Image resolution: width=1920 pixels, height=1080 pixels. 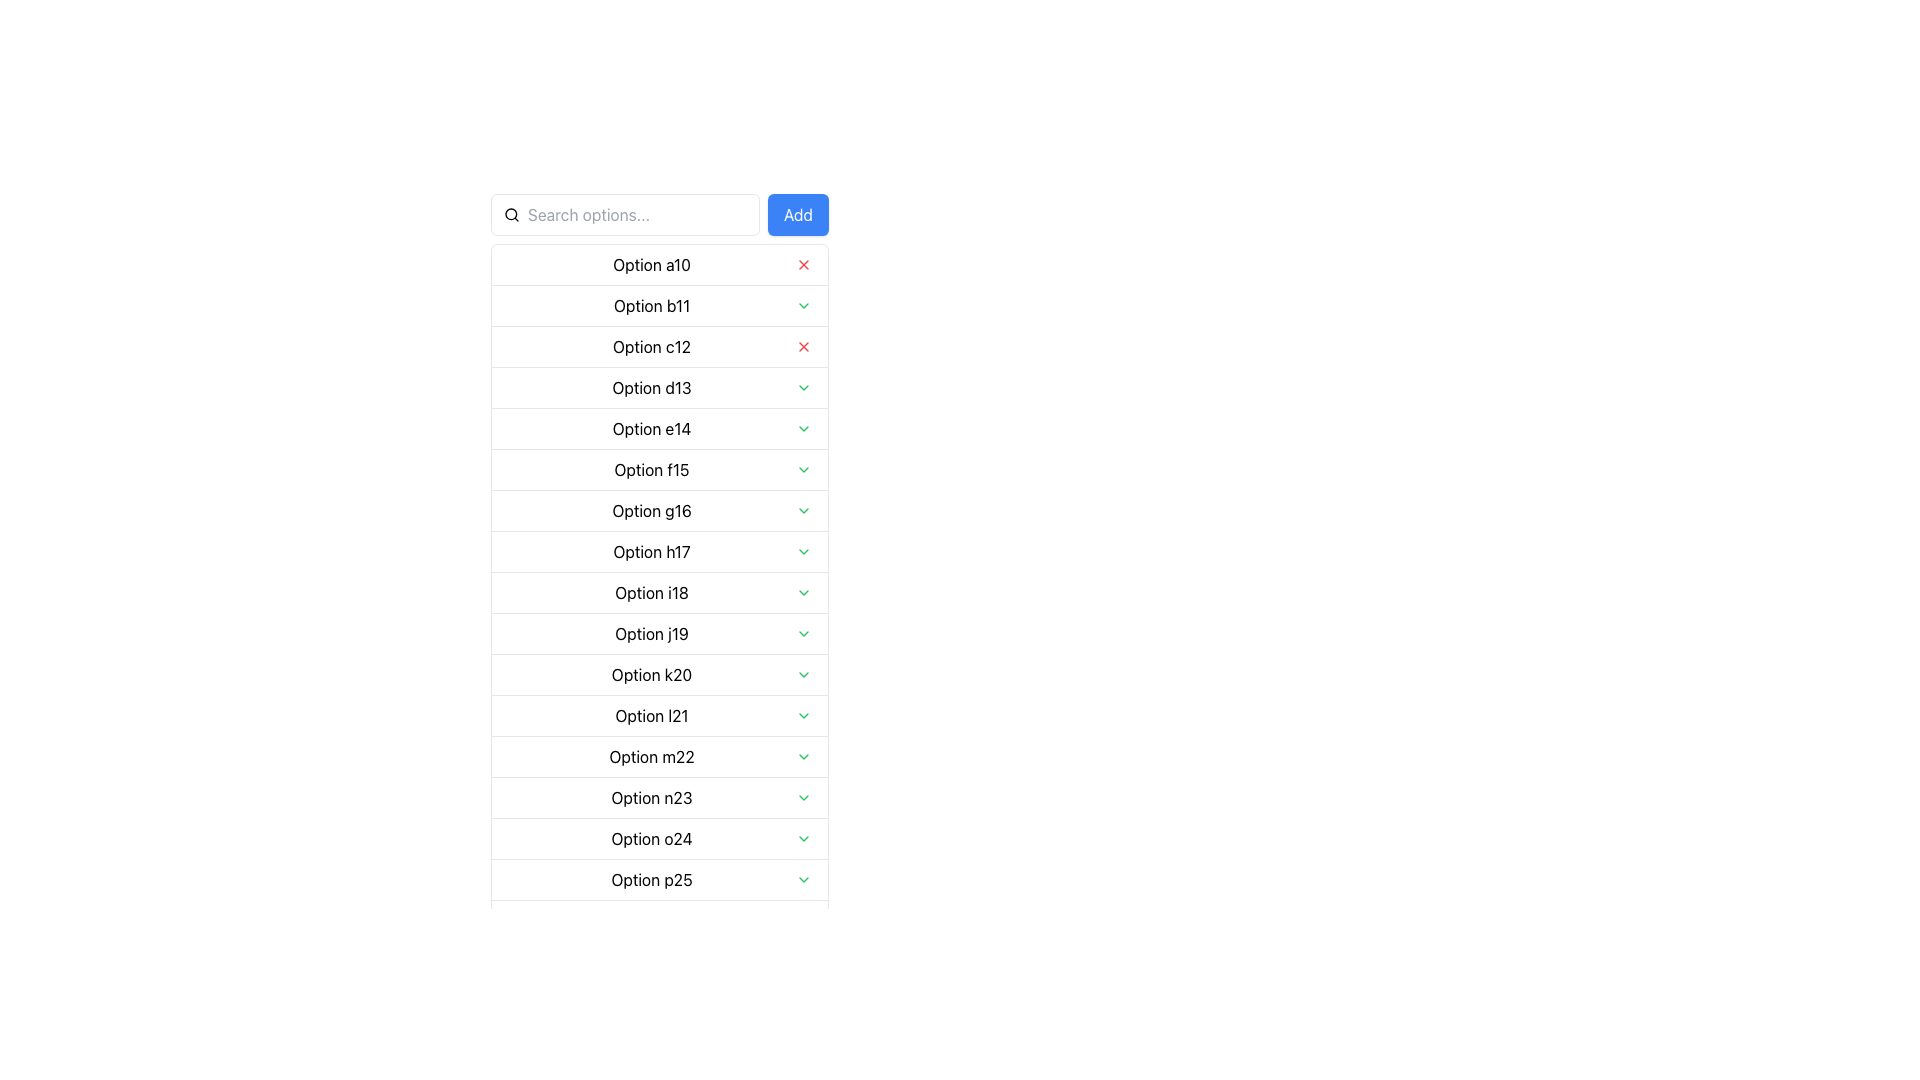 What do you see at coordinates (797, 215) in the screenshot?
I see `the blue button with rounded corners labeled 'Add' located at the top right of the layout` at bounding box center [797, 215].